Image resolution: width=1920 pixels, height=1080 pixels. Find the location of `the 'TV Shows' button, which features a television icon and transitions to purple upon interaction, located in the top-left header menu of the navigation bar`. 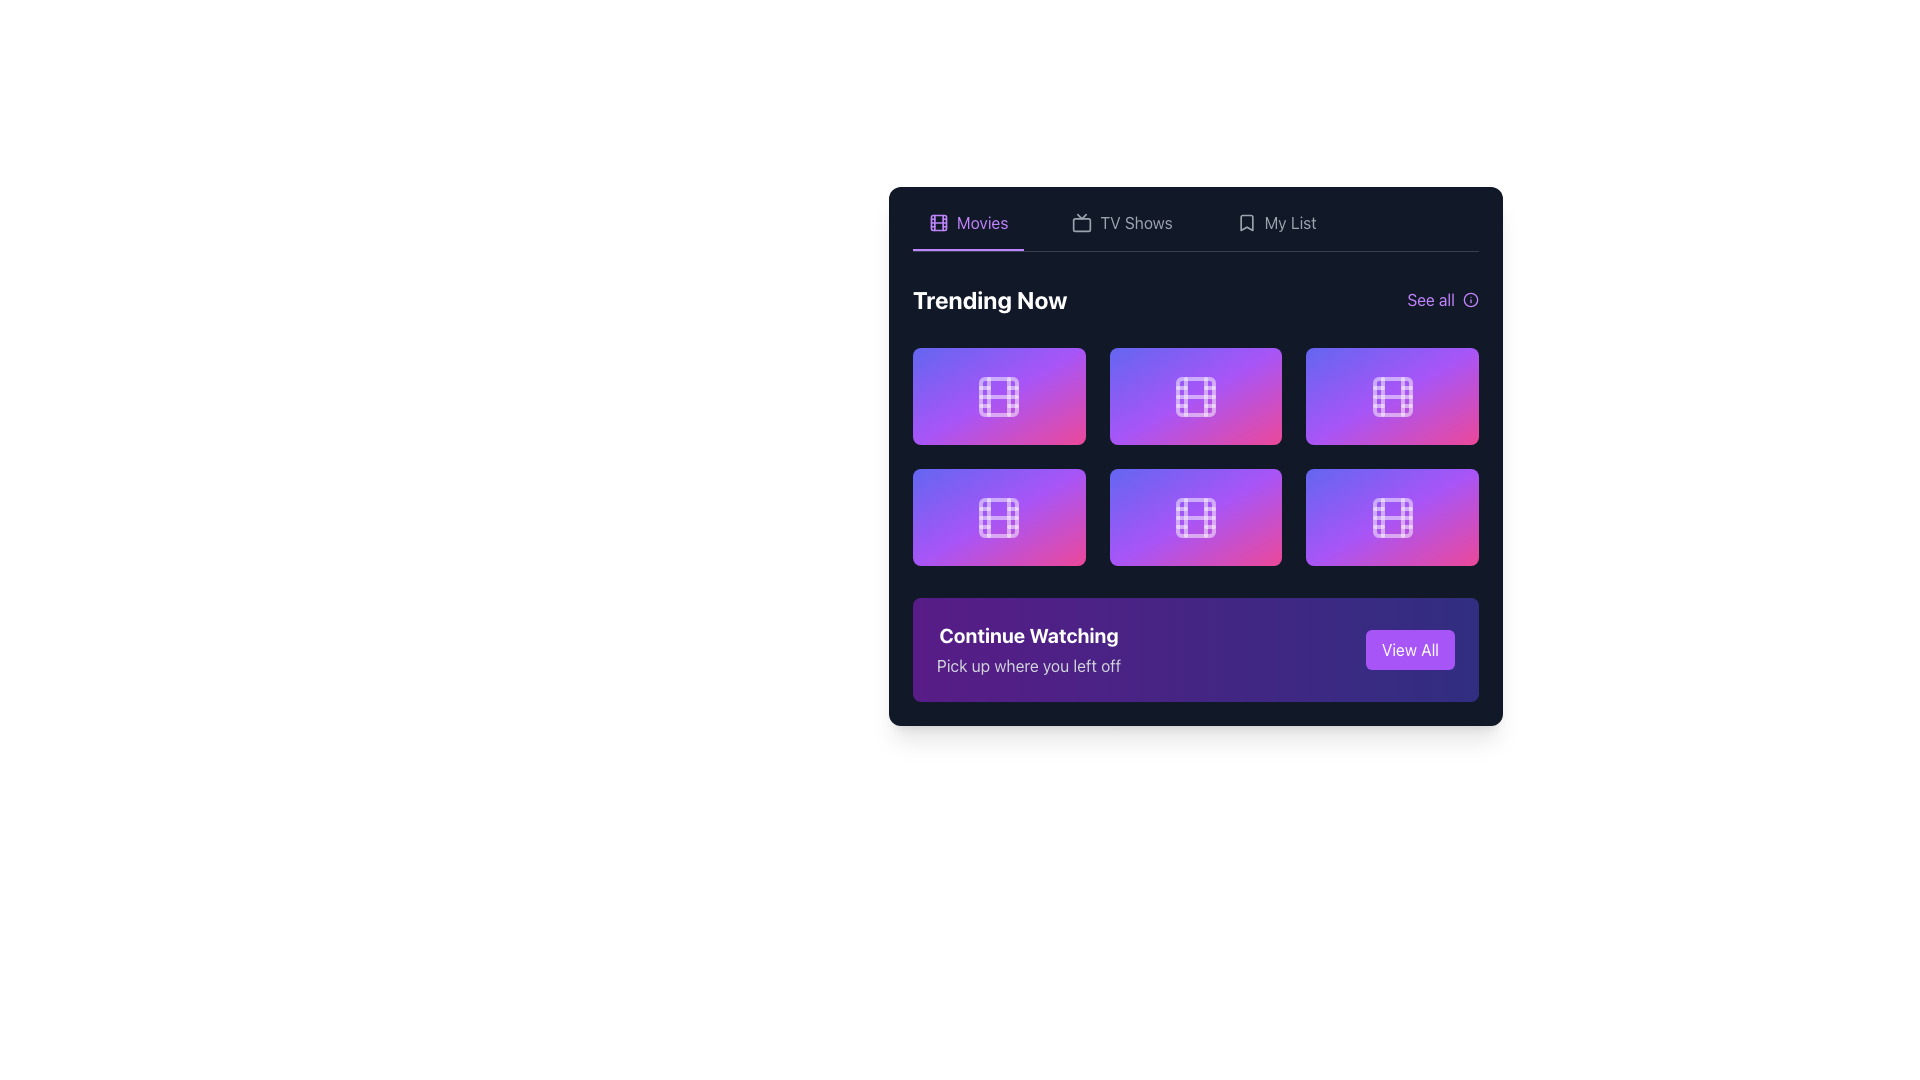

the 'TV Shows' button, which features a television icon and transitions to purple upon interaction, located in the top-left header menu of the navigation bar is located at coordinates (1122, 230).